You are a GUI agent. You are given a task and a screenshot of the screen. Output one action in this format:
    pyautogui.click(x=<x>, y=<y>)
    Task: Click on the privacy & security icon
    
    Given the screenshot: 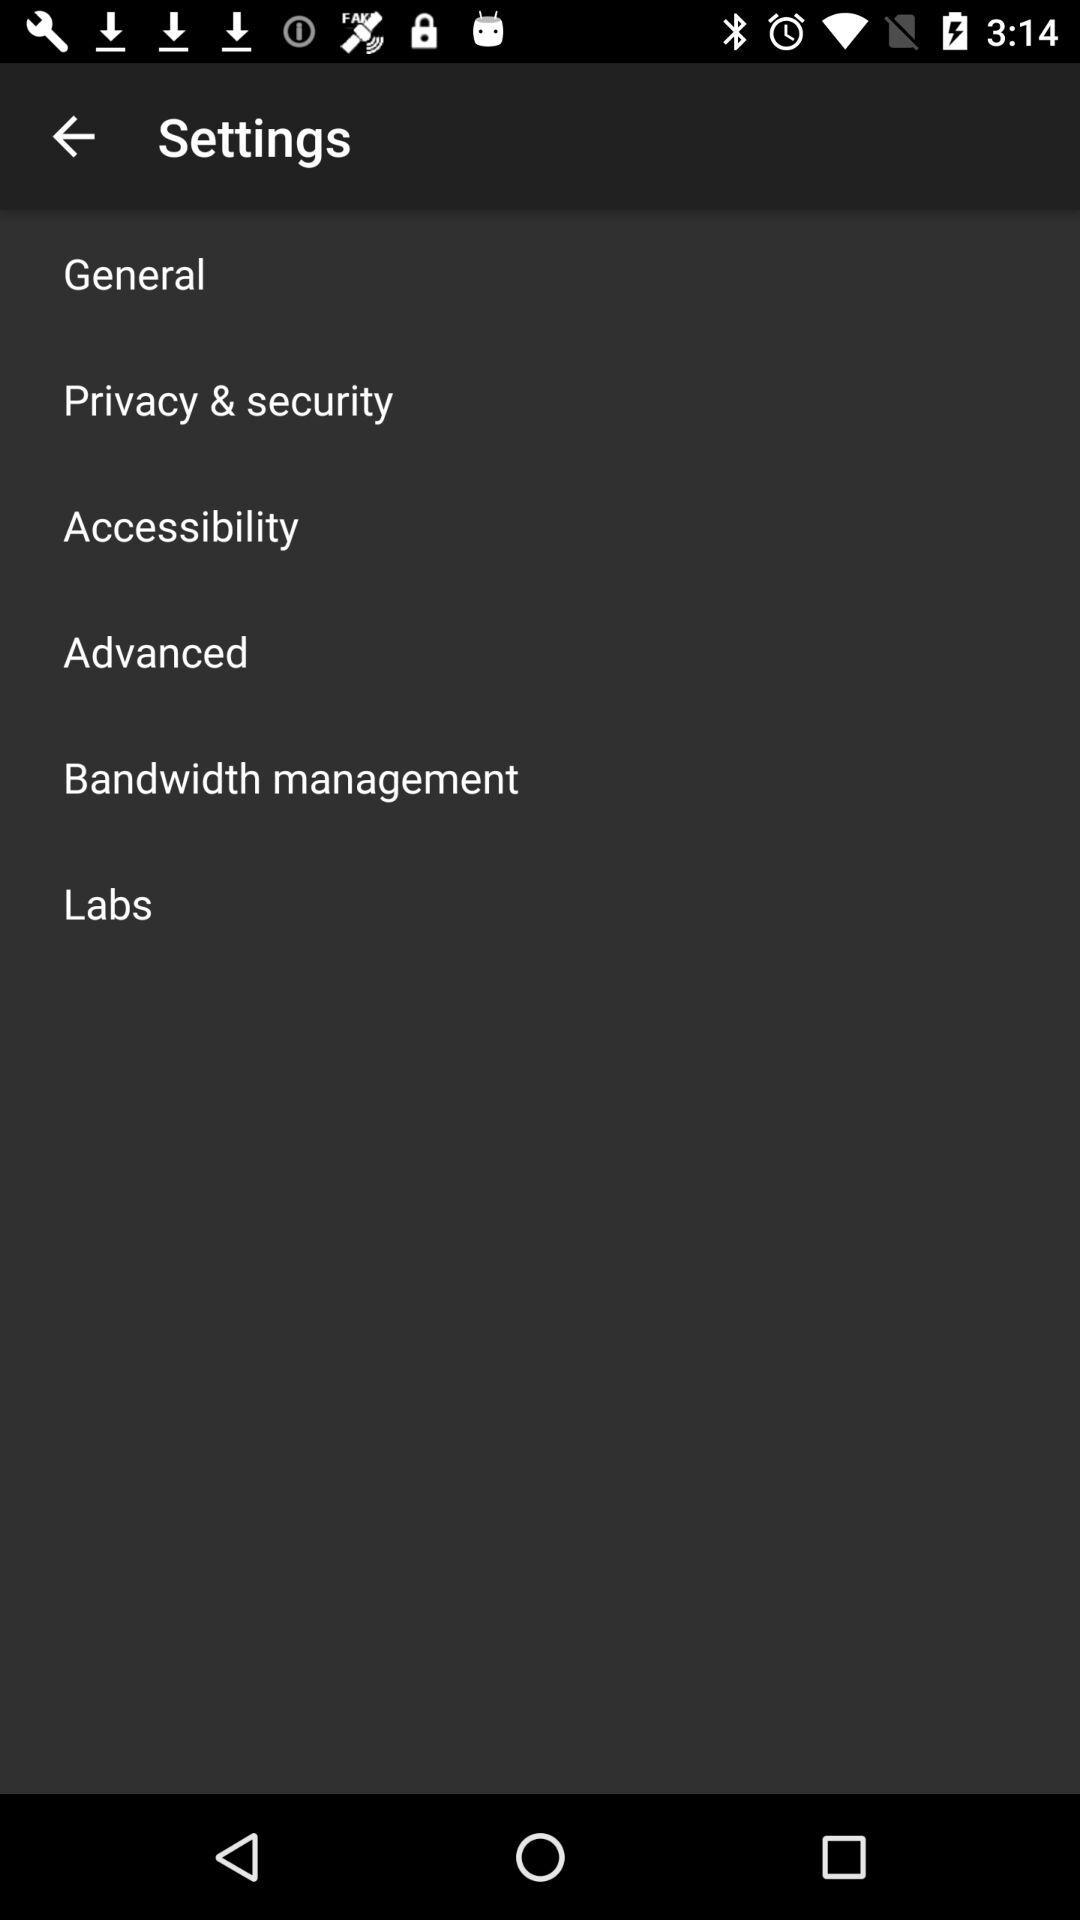 What is the action you would take?
    pyautogui.click(x=227, y=398)
    